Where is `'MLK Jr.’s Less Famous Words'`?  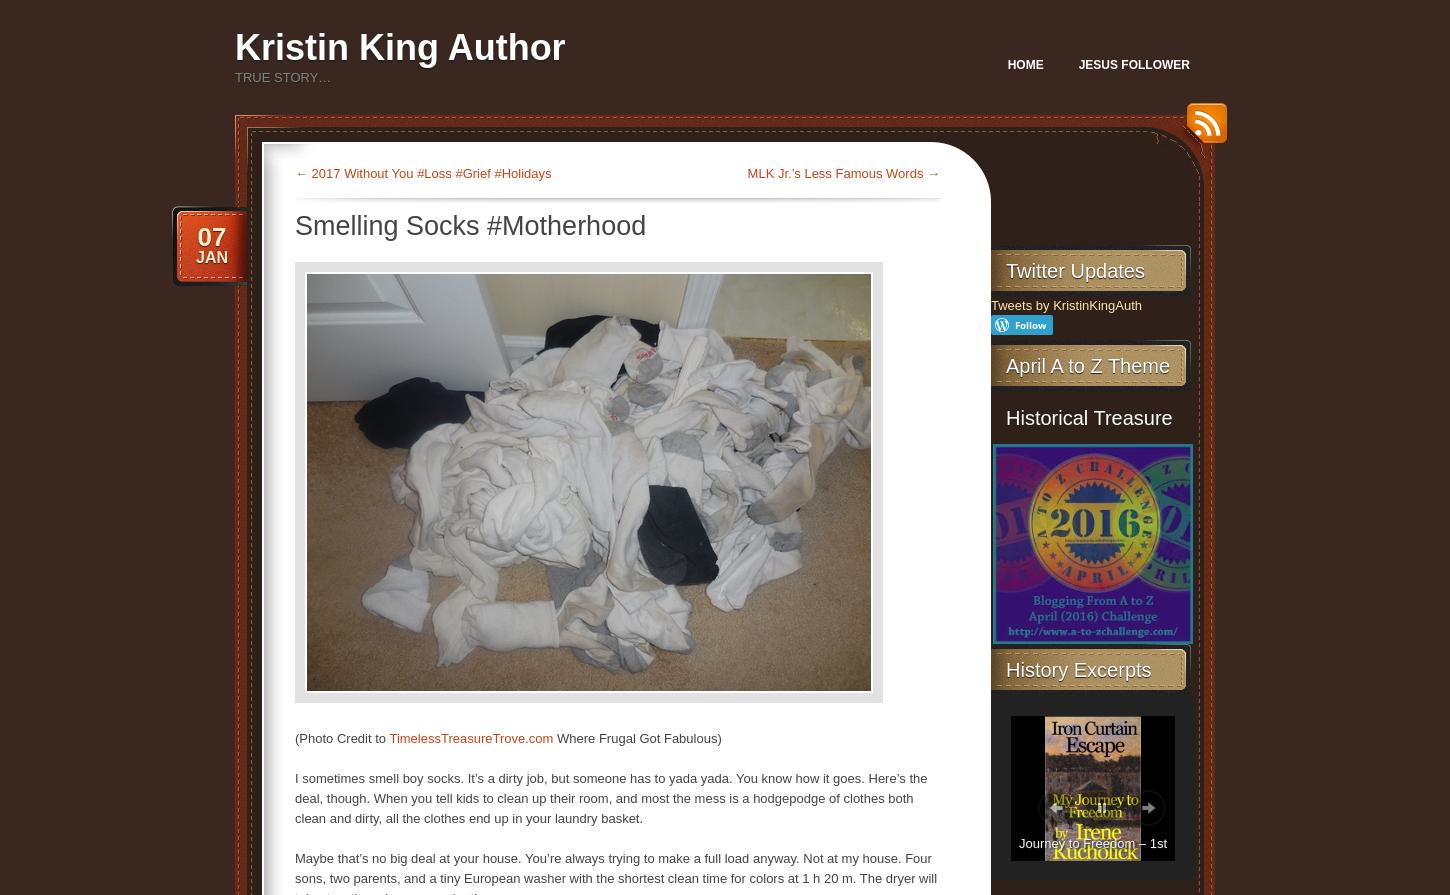
'MLK Jr.’s Less Famous Words' is located at coordinates (836, 173).